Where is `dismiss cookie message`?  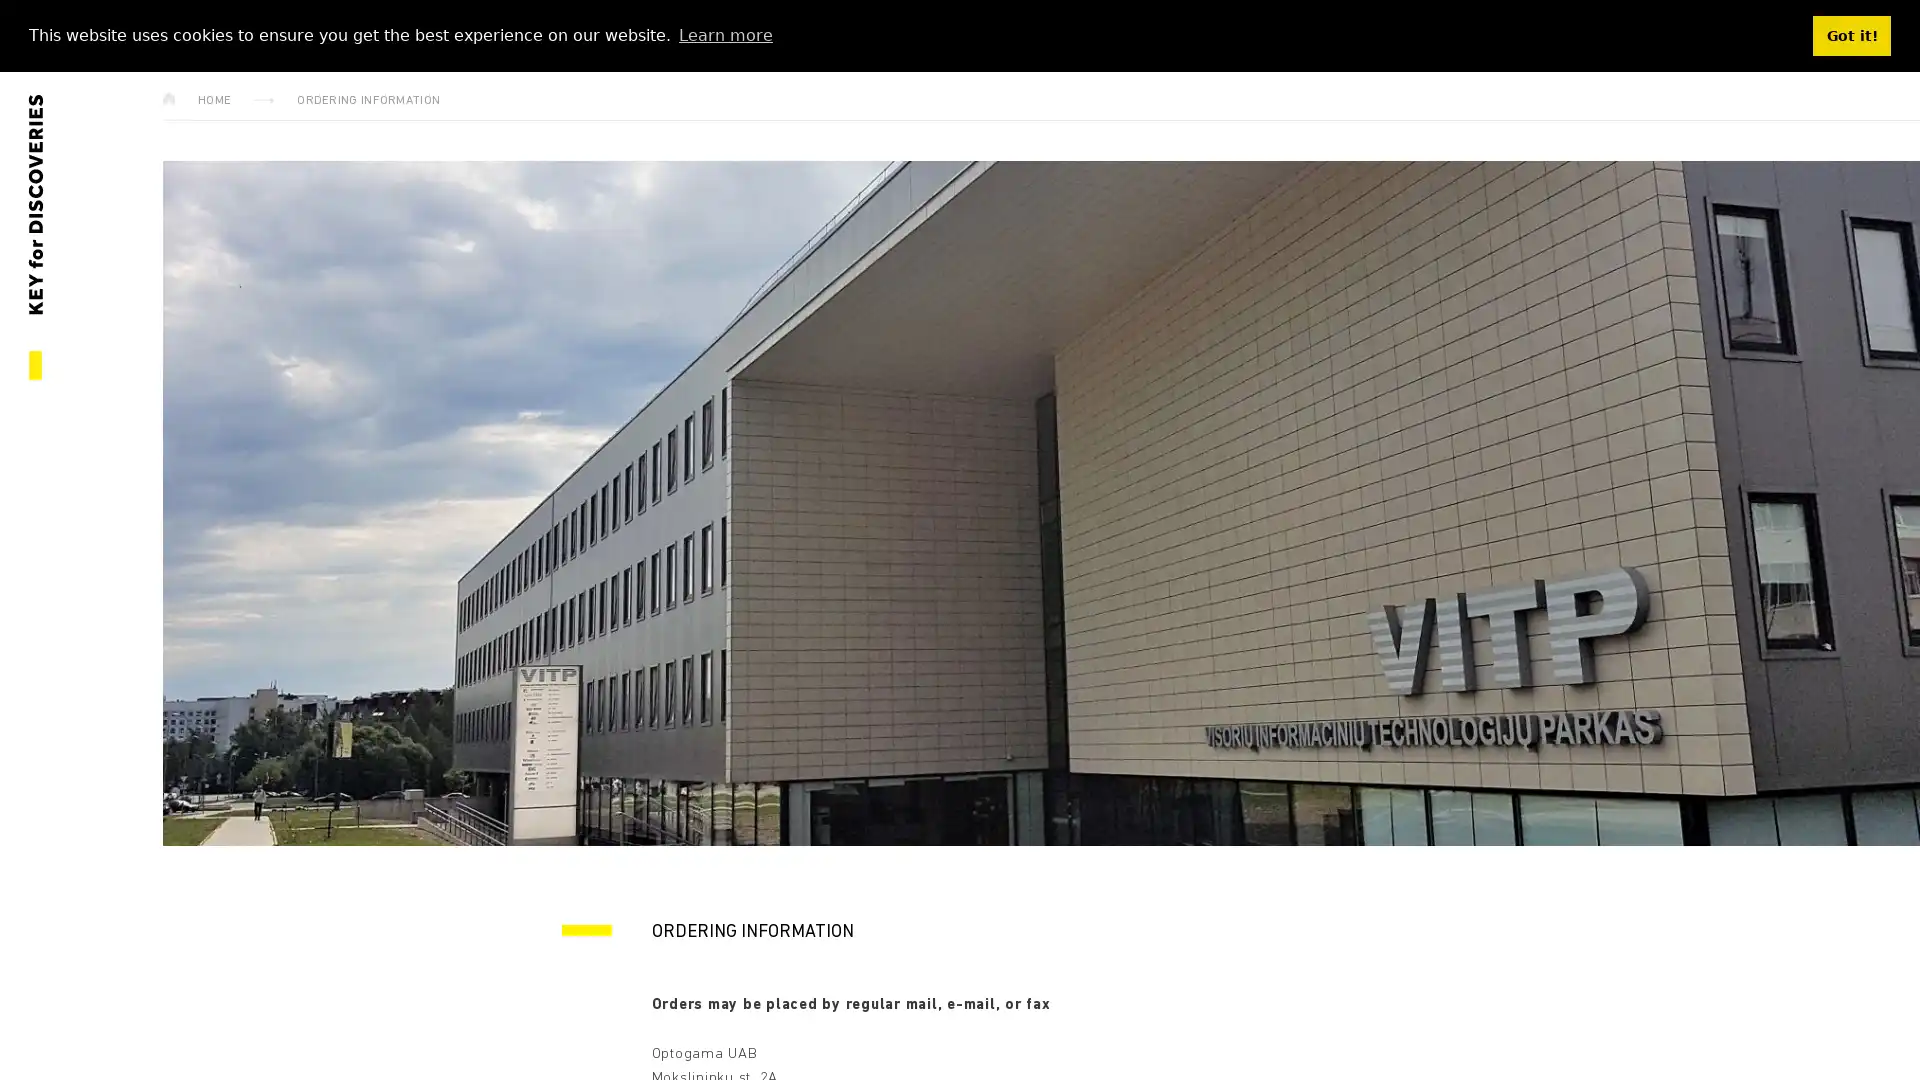 dismiss cookie message is located at coordinates (1851, 35).